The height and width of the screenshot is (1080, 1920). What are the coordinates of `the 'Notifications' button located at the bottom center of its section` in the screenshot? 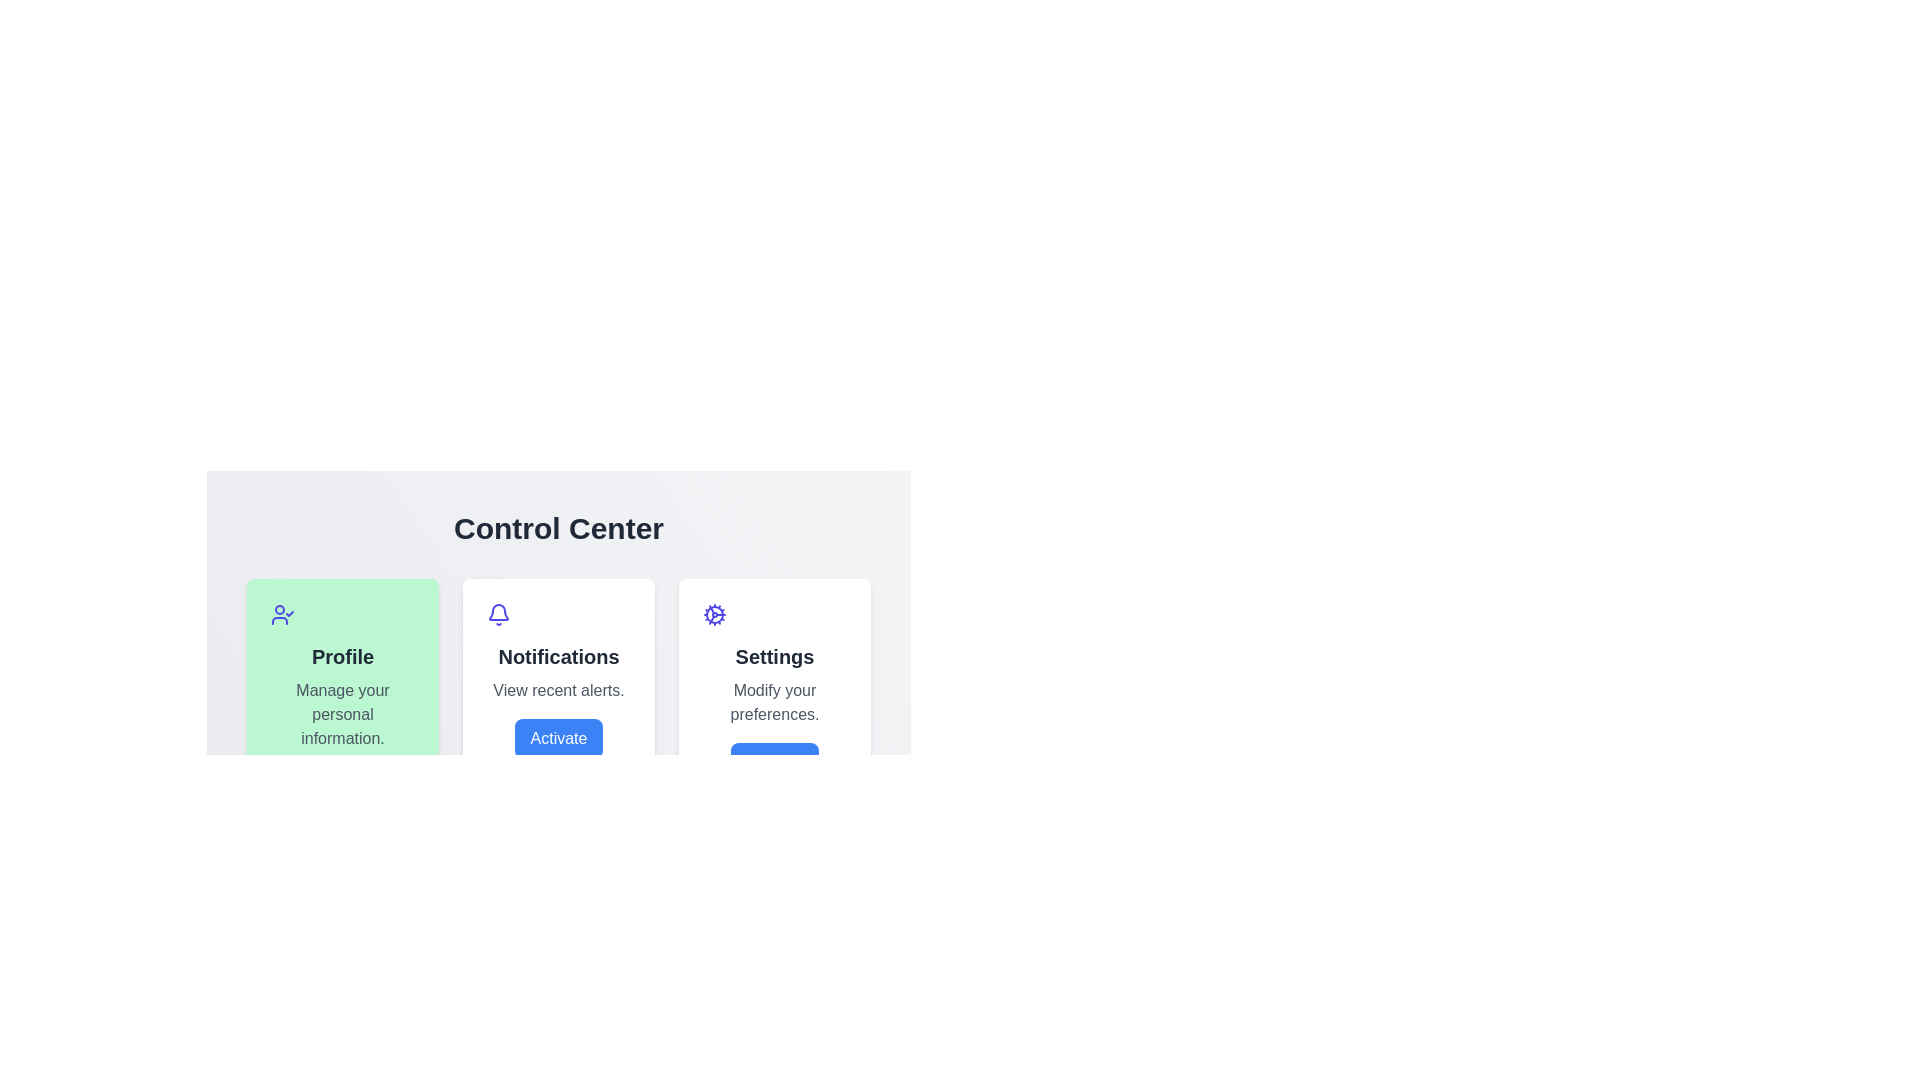 It's located at (558, 739).